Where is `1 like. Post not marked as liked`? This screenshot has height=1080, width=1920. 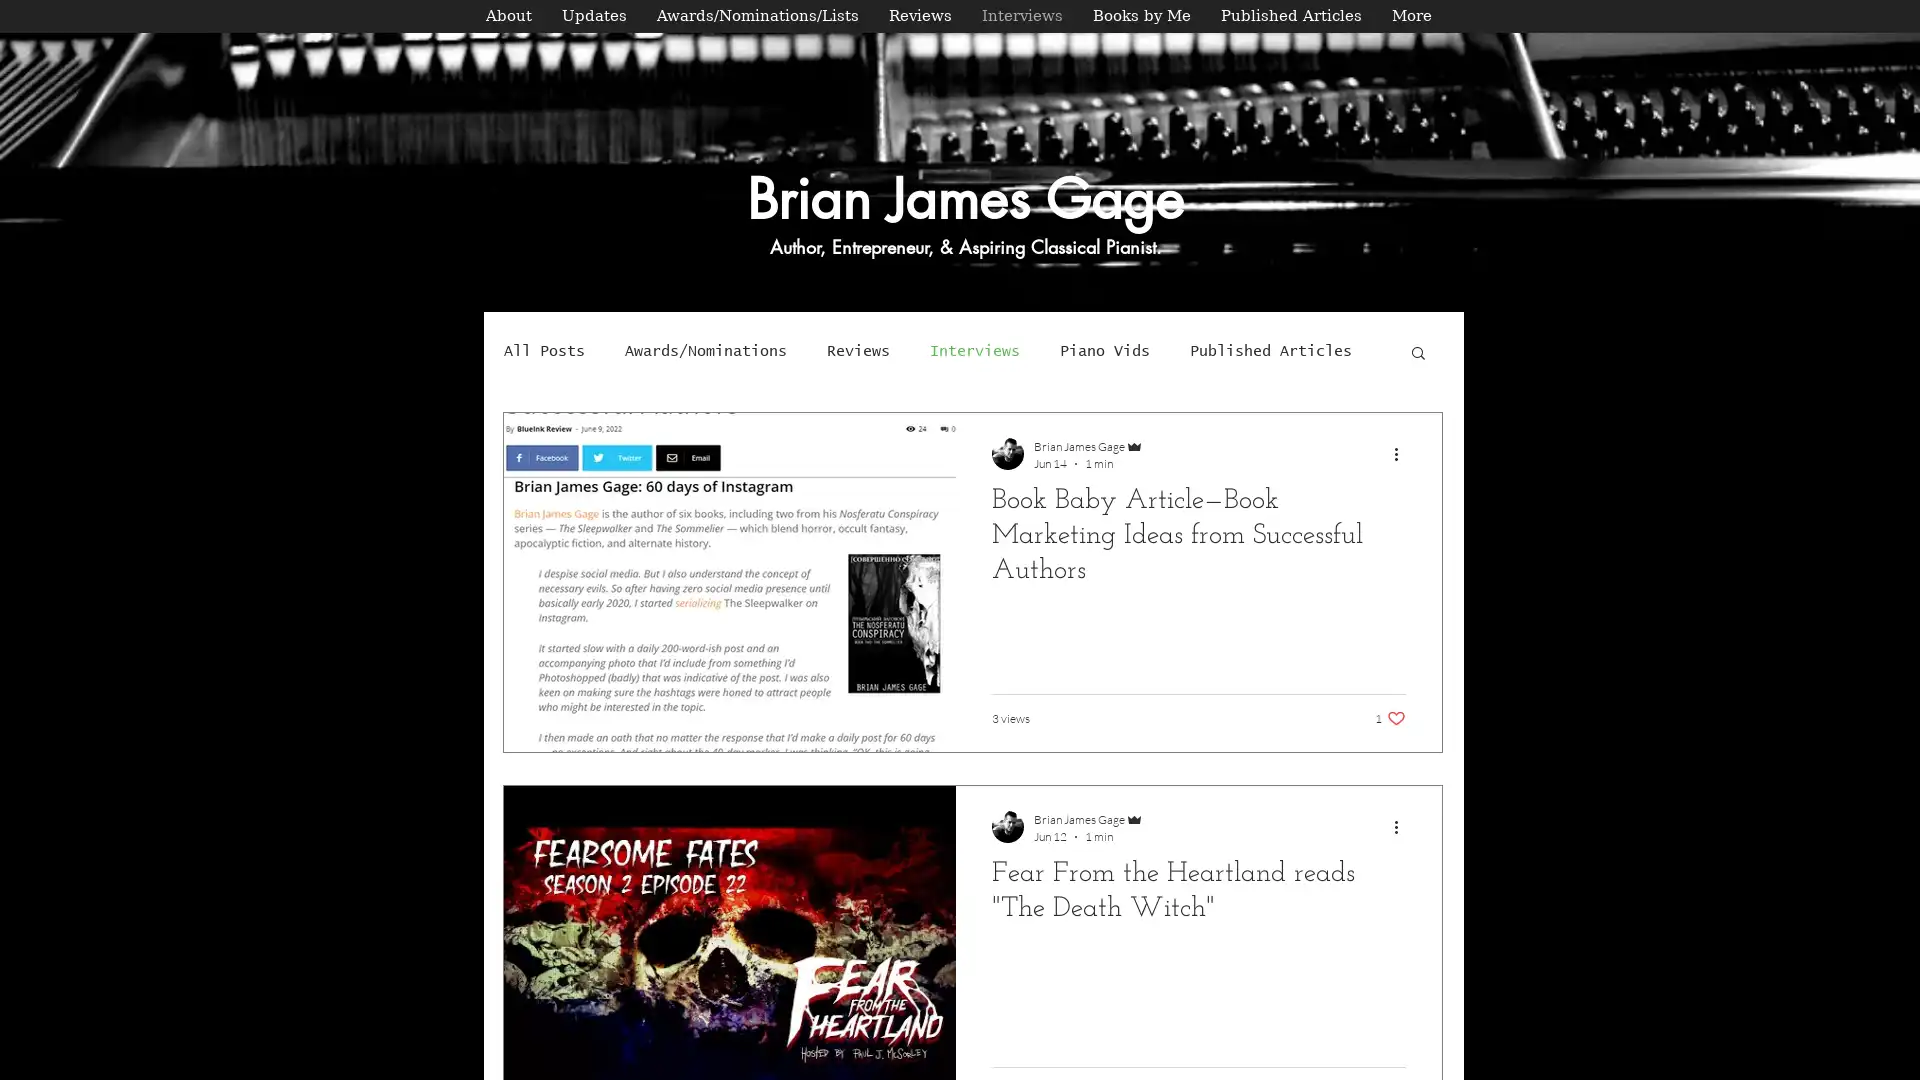 1 like. Post not marked as liked is located at coordinates (1389, 717).